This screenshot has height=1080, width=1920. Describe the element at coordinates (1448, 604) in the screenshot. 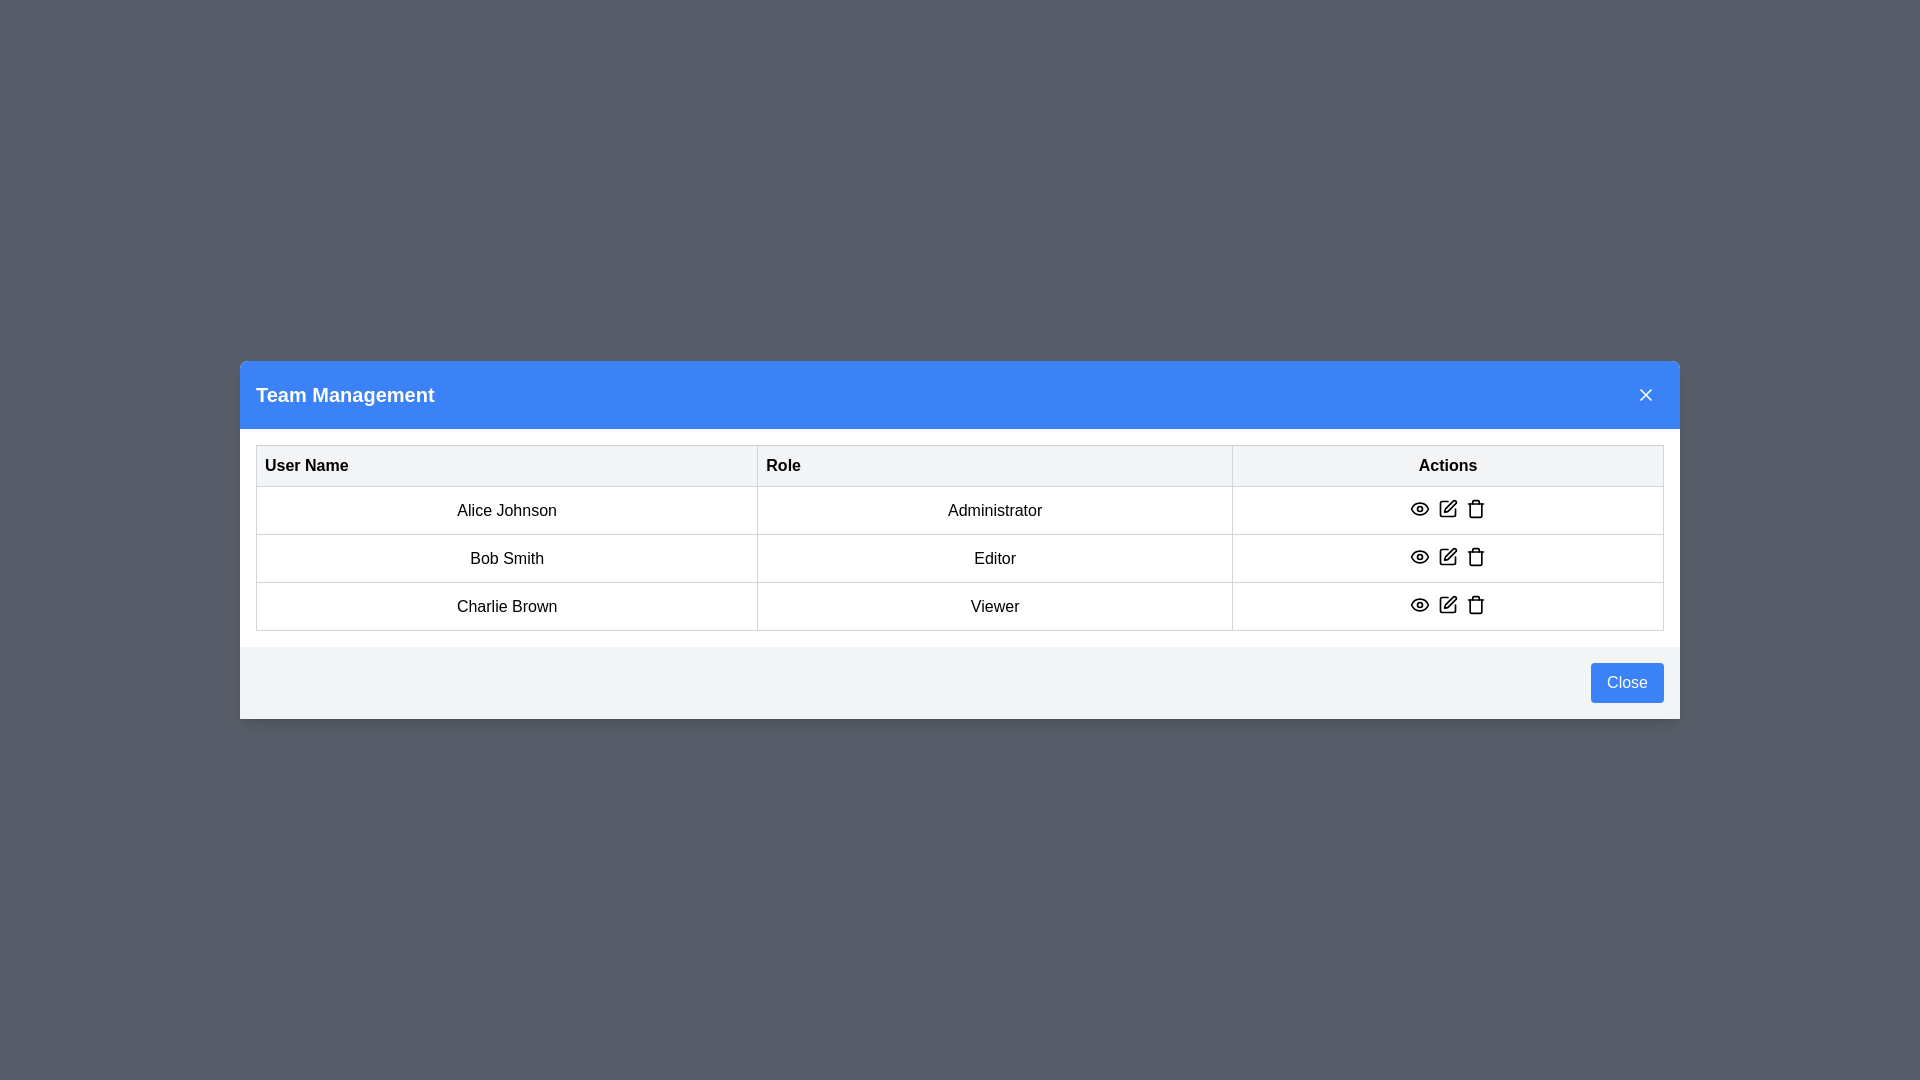

I see `the edit icon button located in the 'Actions' column of the last row for 'Charlie Brown' to invoke the edit functionality` at that location.